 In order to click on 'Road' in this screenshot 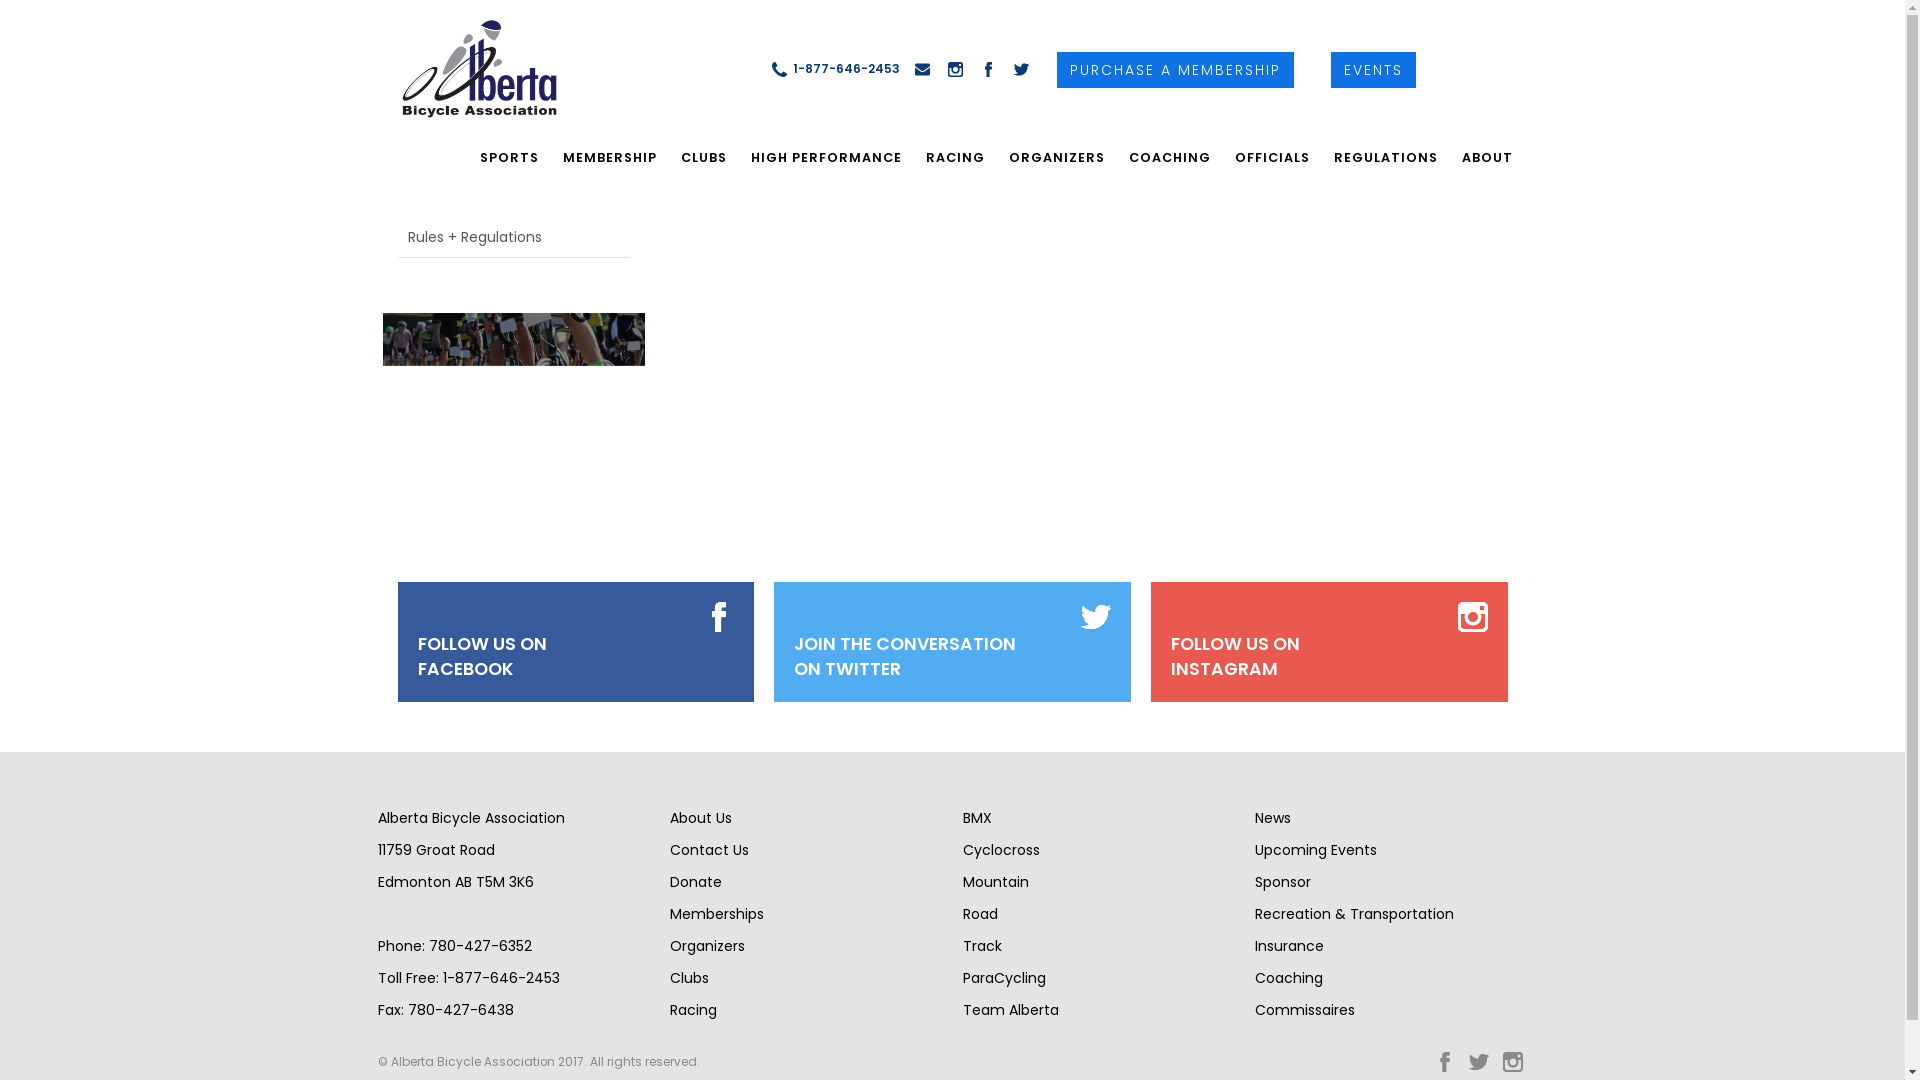, I will do `click(961, 914)`.